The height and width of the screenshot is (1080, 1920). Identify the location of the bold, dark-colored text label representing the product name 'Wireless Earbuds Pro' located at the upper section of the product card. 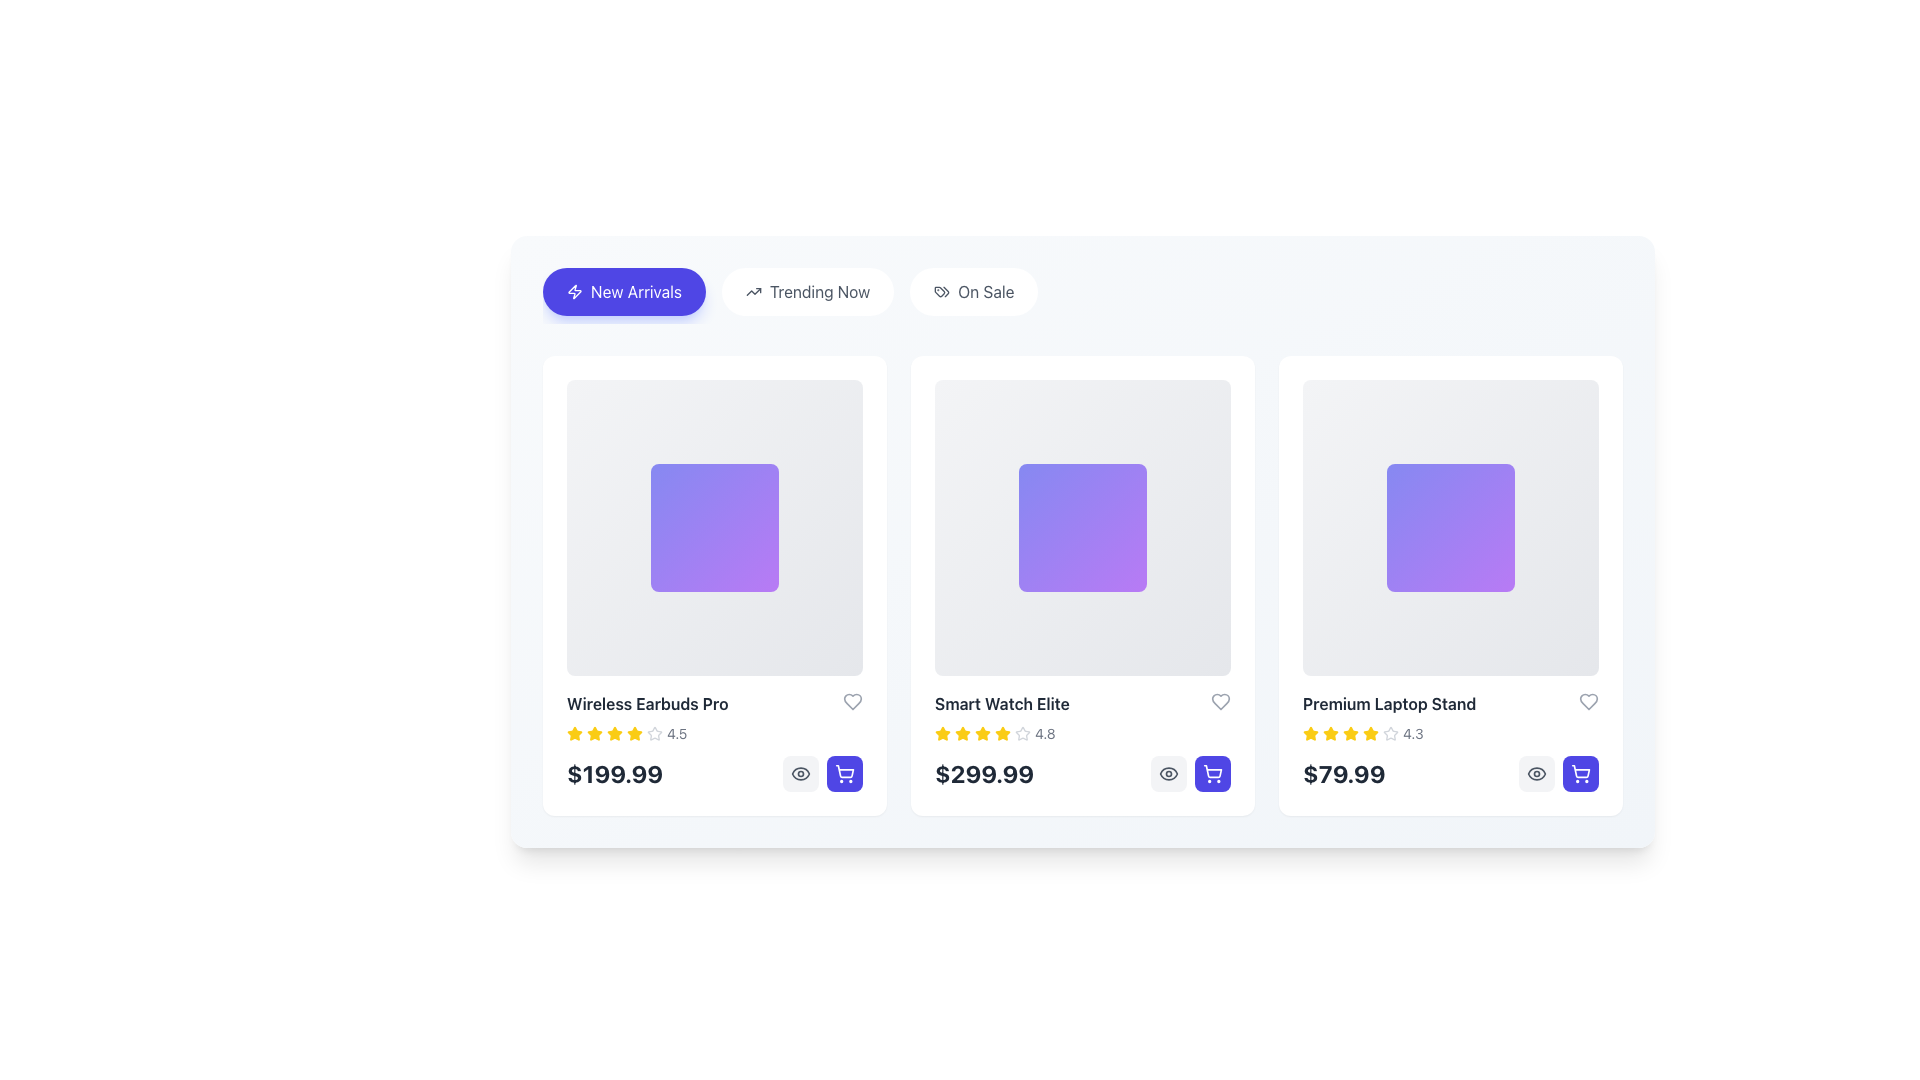
(715, 703).